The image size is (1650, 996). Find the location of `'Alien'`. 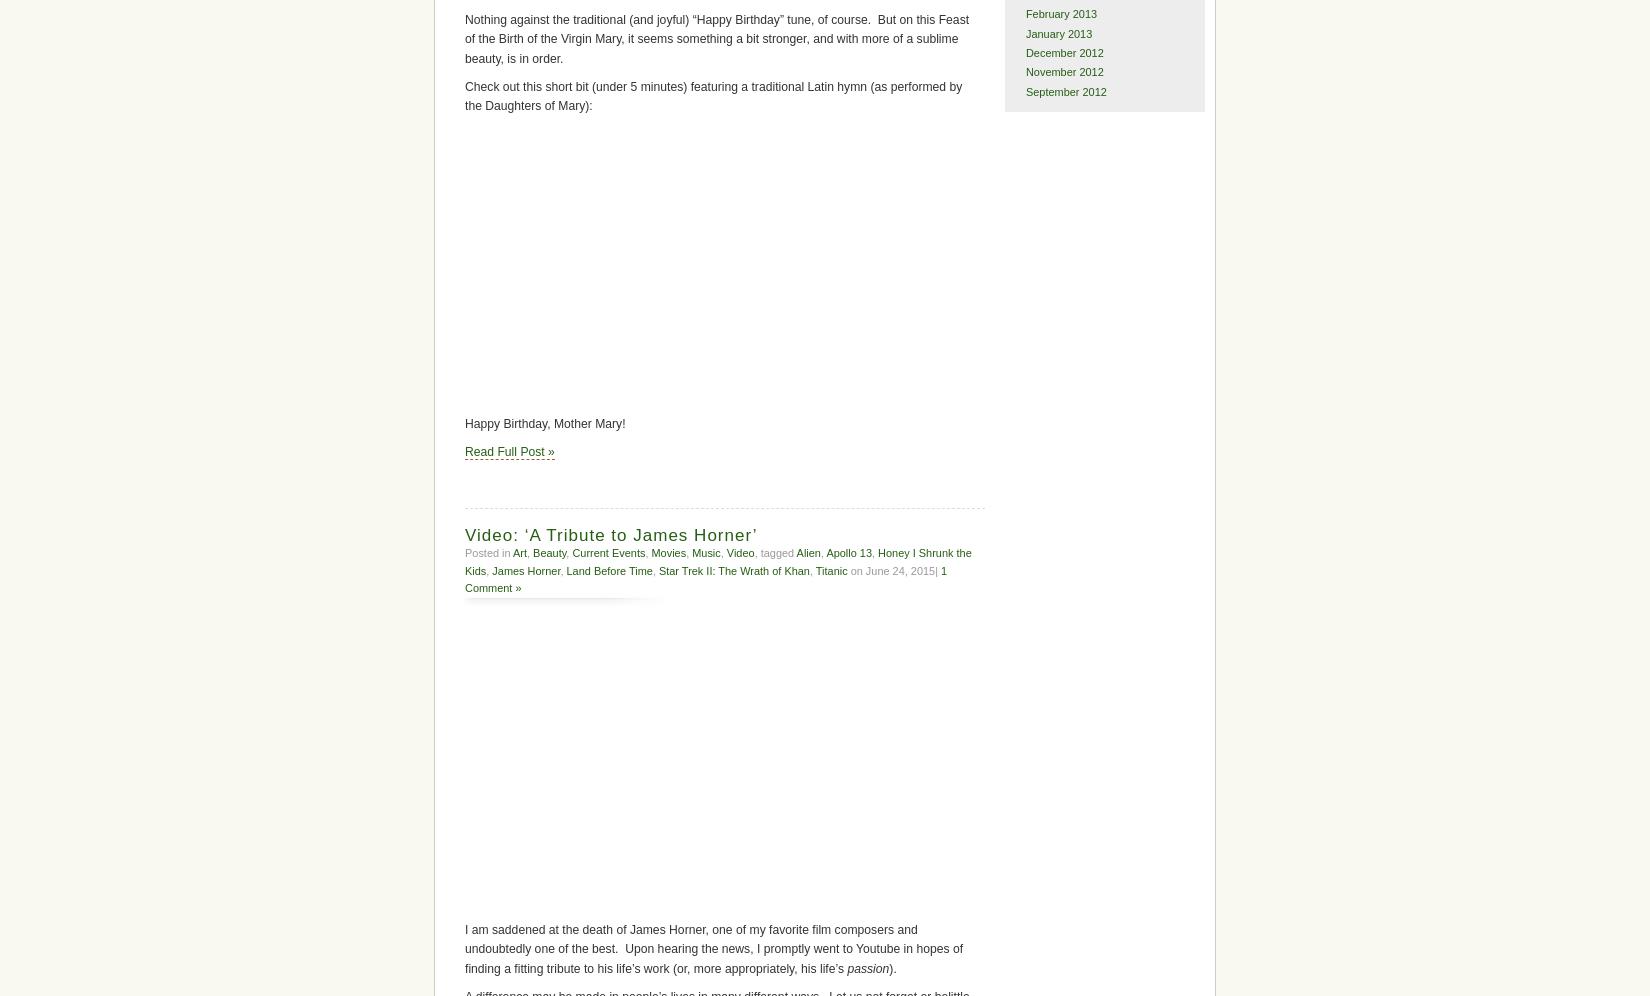

'Alien' is located at coordinates (794, 551).